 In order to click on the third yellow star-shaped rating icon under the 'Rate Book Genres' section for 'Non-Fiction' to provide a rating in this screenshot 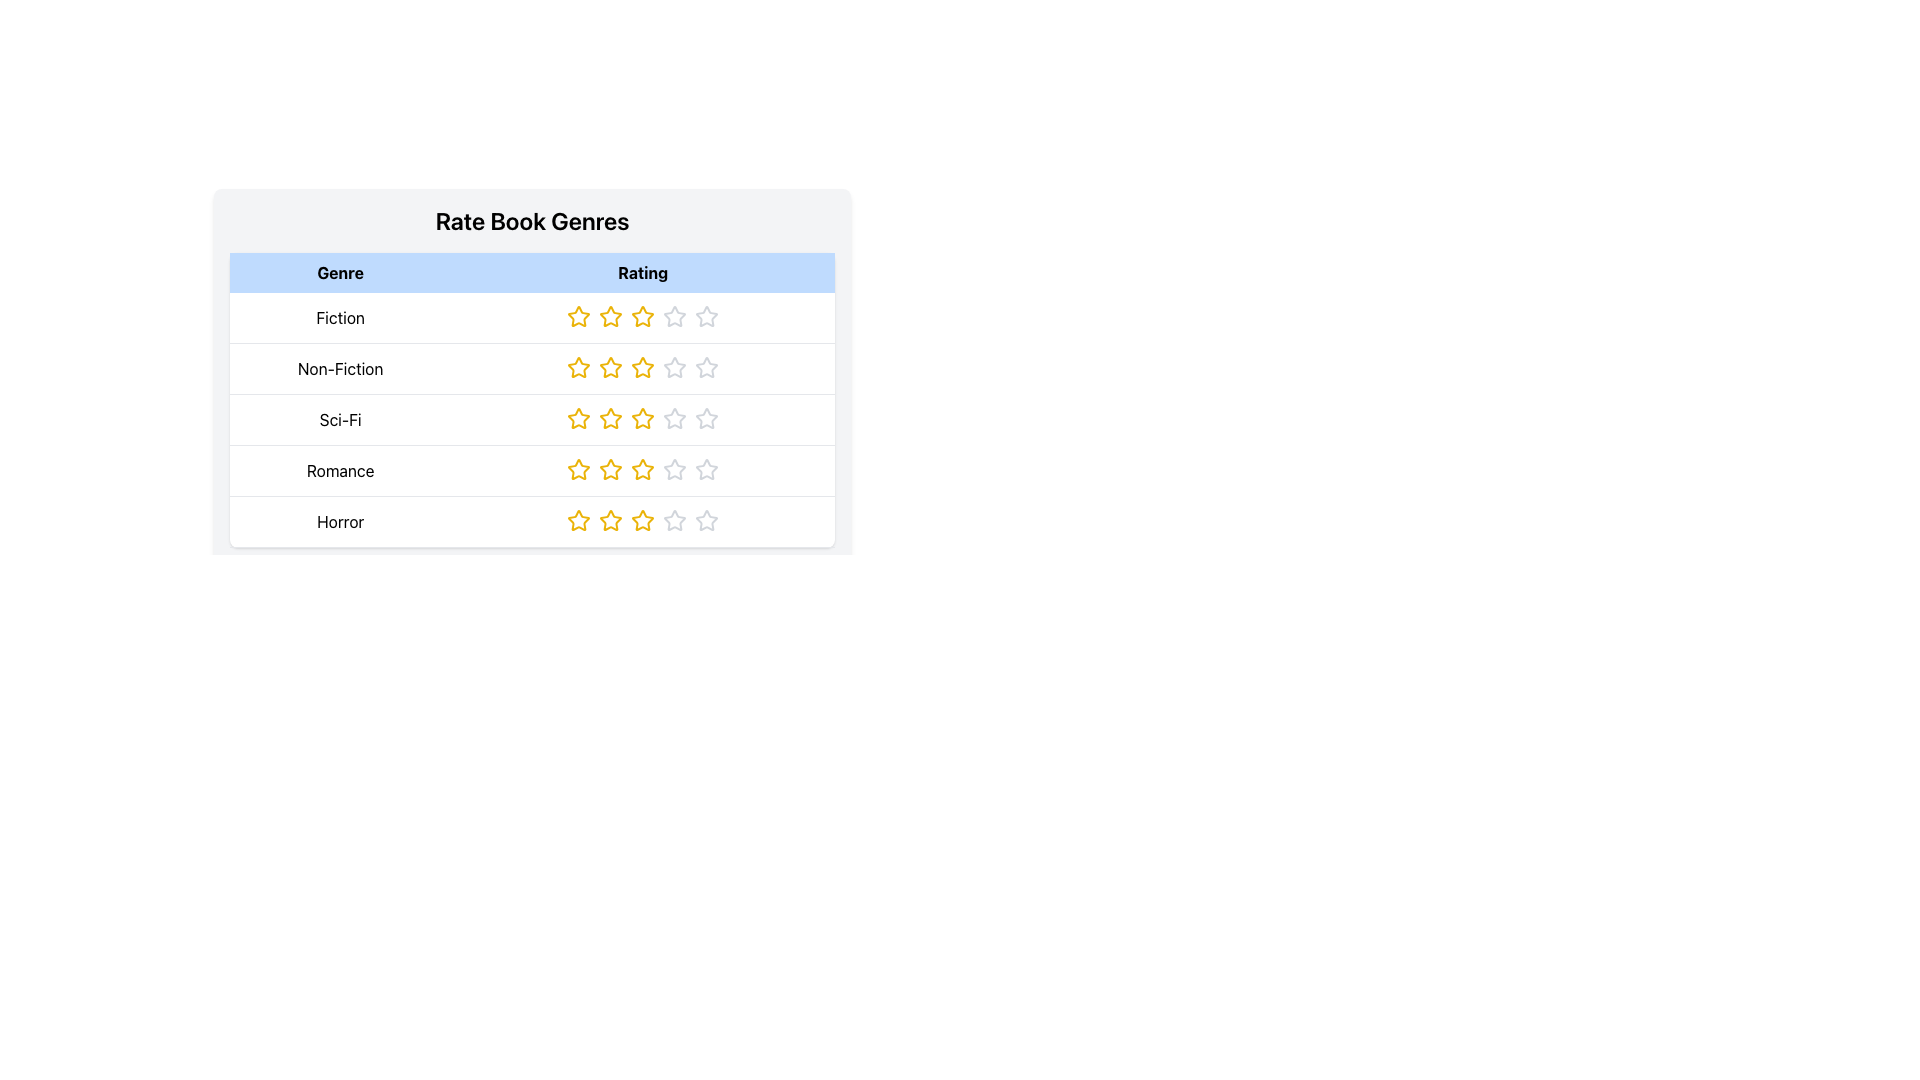, I will do `click(643, 367)`.